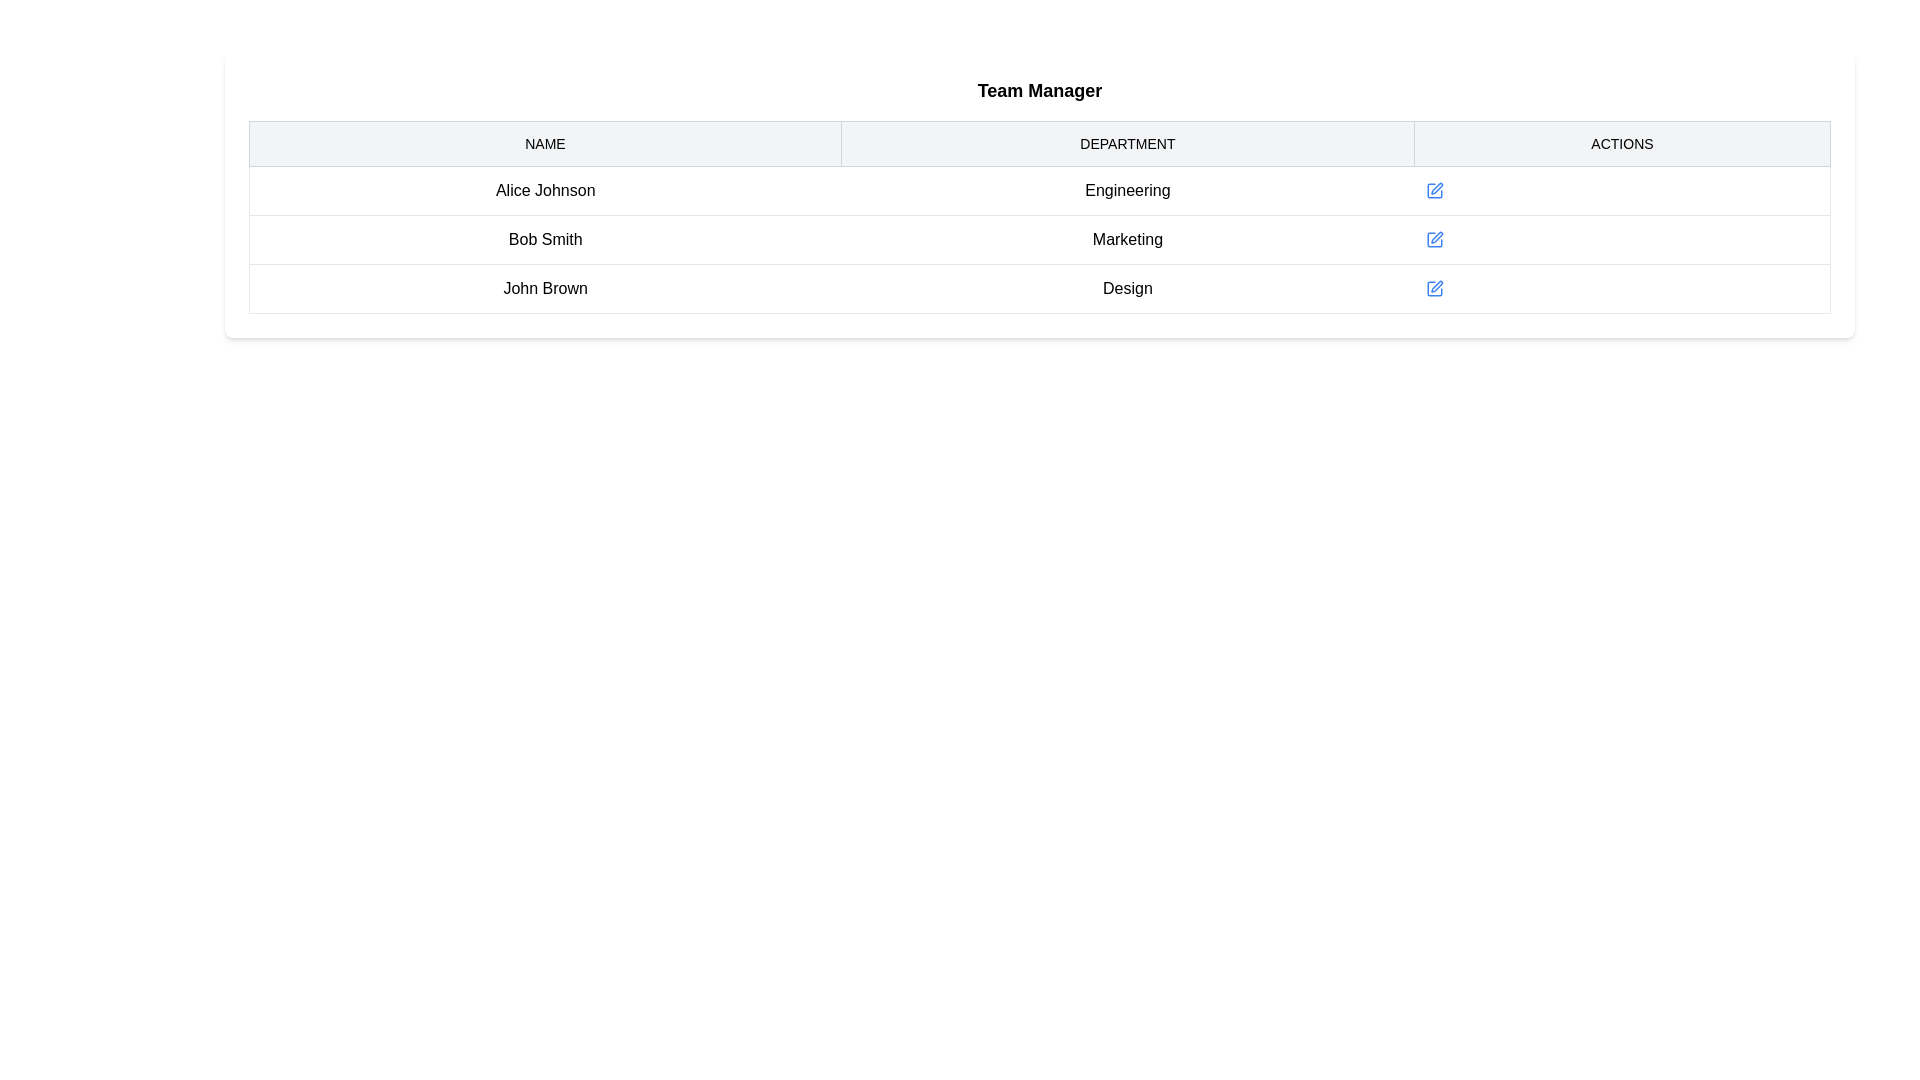 This screenshot has width=1920, height=1080. Describe the element at coordinates (1434, 191) in the screenshot. I see `the blue icon button resembling a square with a pen or pencil on top of it located in the 'Actions' column of the first row for 'Alice Johnson'` at that location.